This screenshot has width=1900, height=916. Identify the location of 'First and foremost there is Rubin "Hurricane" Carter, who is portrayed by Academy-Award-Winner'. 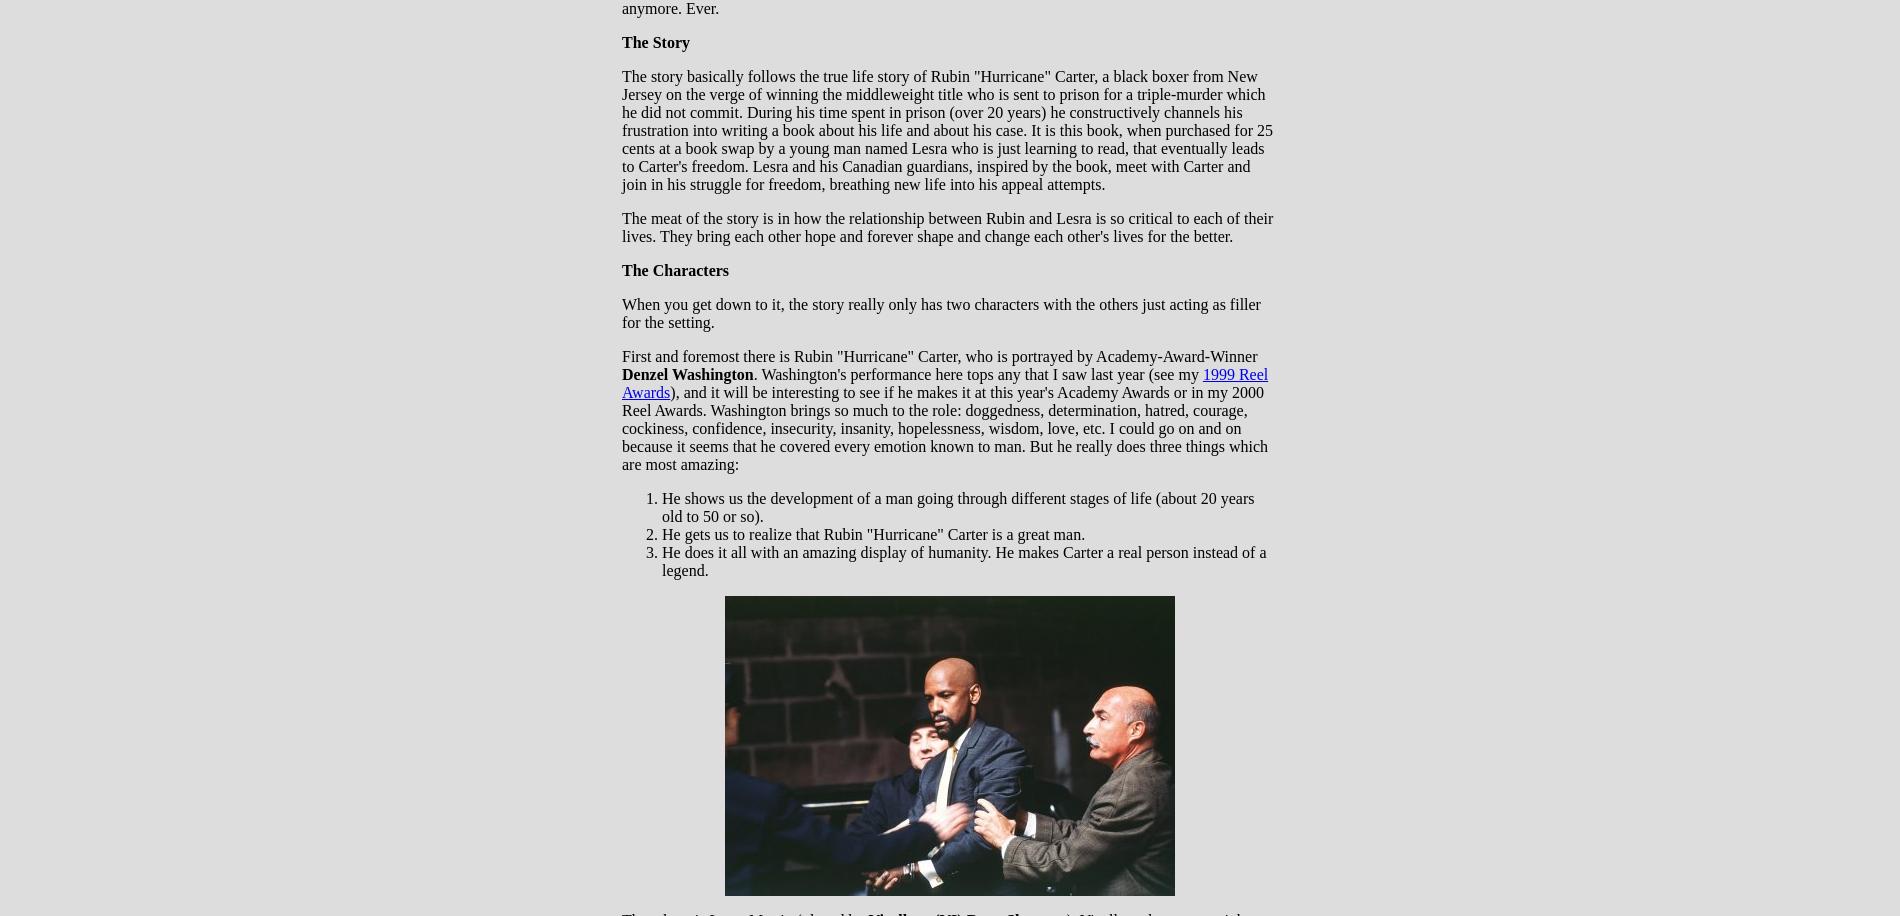
(938, 356).